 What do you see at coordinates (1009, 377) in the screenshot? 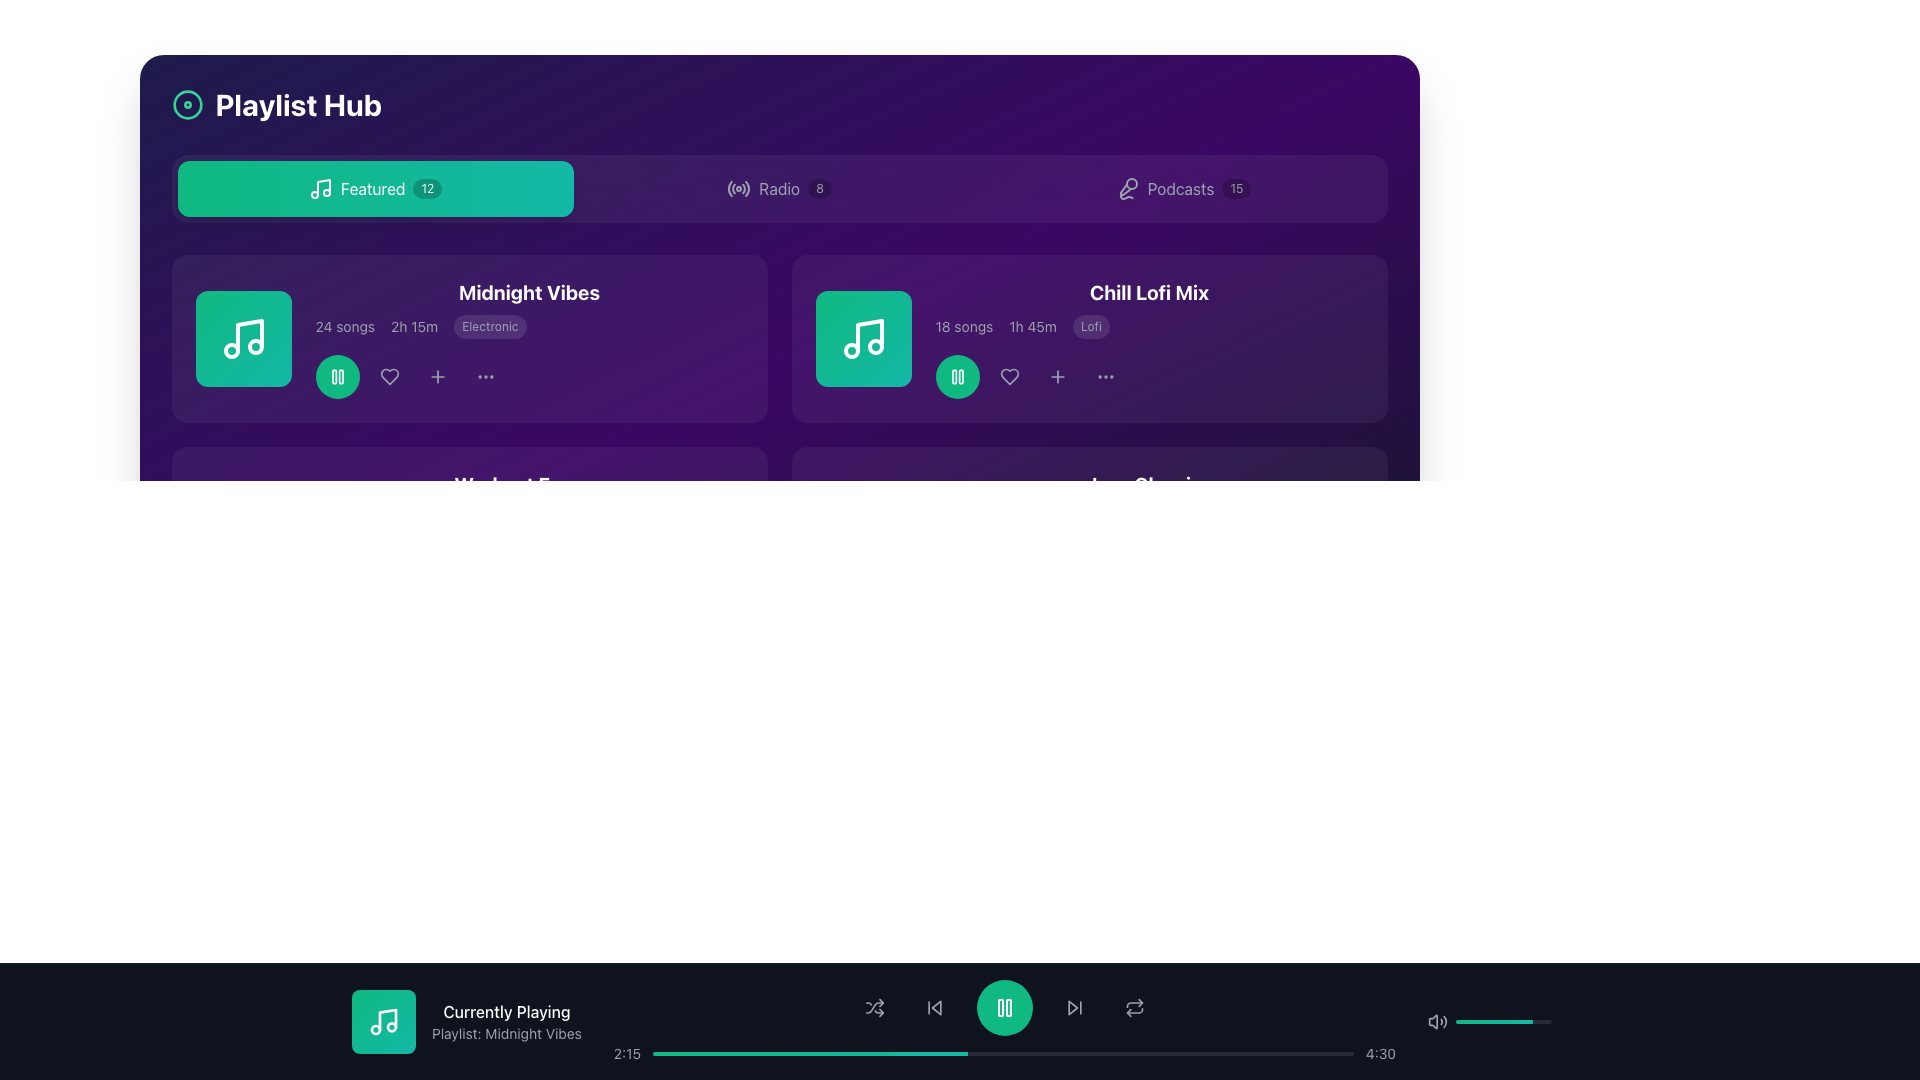
I see `the 'favorite' icon button located to the right of the circular play button` at bounding box center [1009, 377].